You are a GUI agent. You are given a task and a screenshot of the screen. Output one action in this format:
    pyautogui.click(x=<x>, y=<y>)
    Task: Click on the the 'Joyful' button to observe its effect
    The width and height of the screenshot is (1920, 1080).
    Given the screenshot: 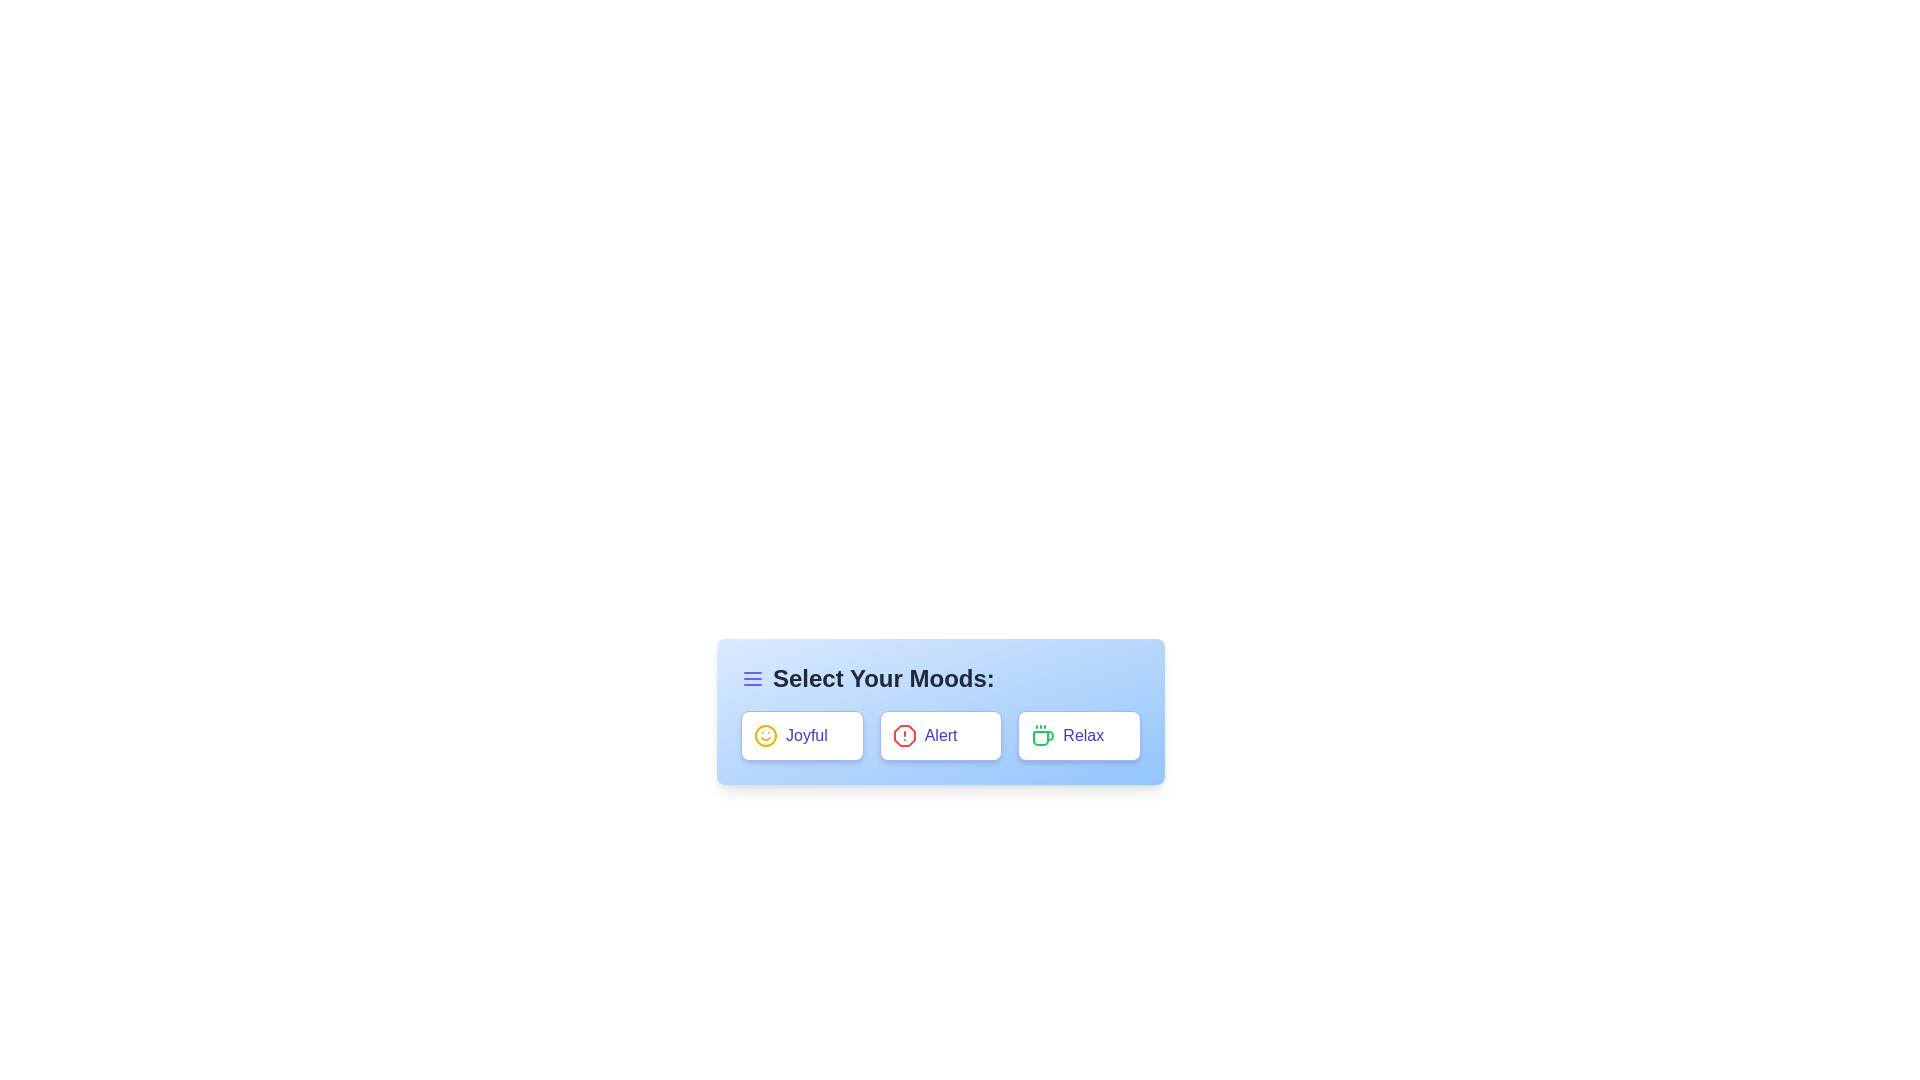 What is the action you would take?
    pyautogui.click(x=801, y=736)
    